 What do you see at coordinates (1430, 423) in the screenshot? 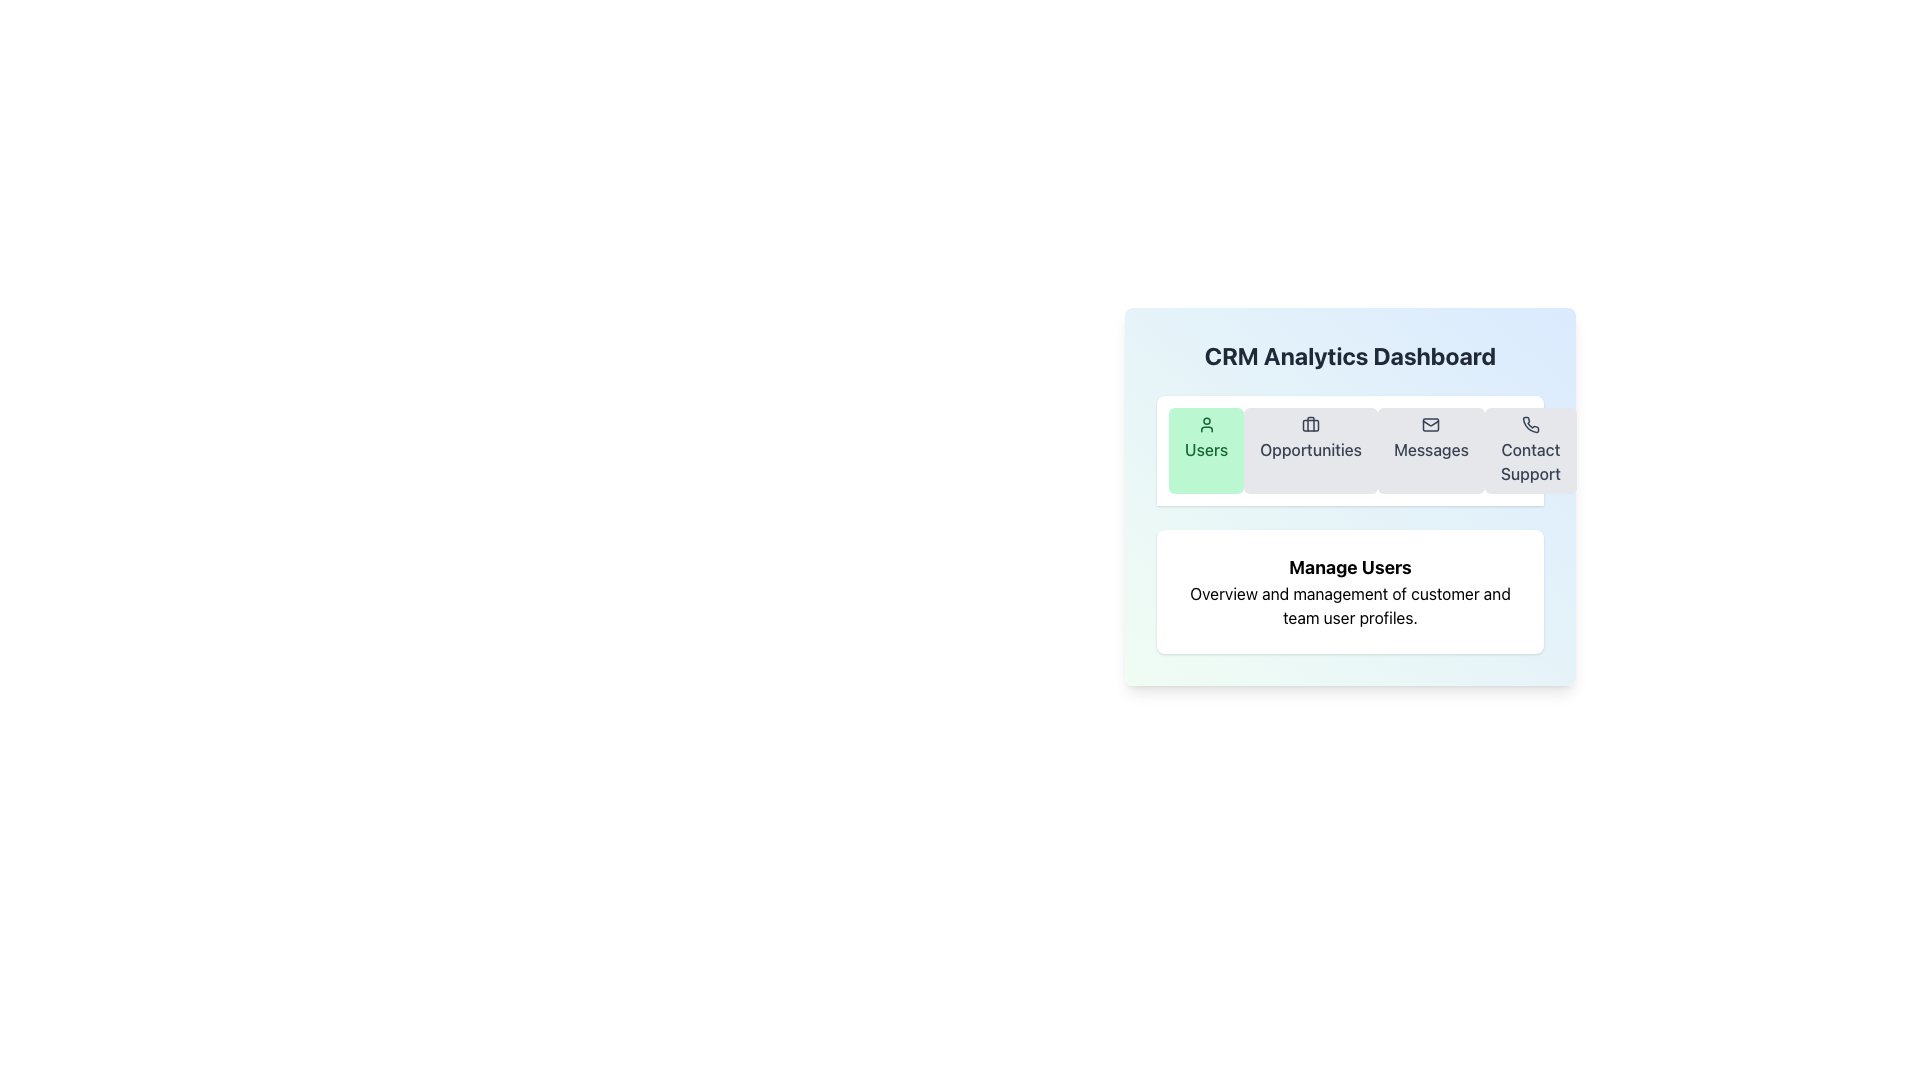
I see `the 'Messages' button which contains a minimalistic mail envelope icon, located in the navigation bar beneath the 'CRM Analytics Dashboard'` at bounding box center [1430, 423].